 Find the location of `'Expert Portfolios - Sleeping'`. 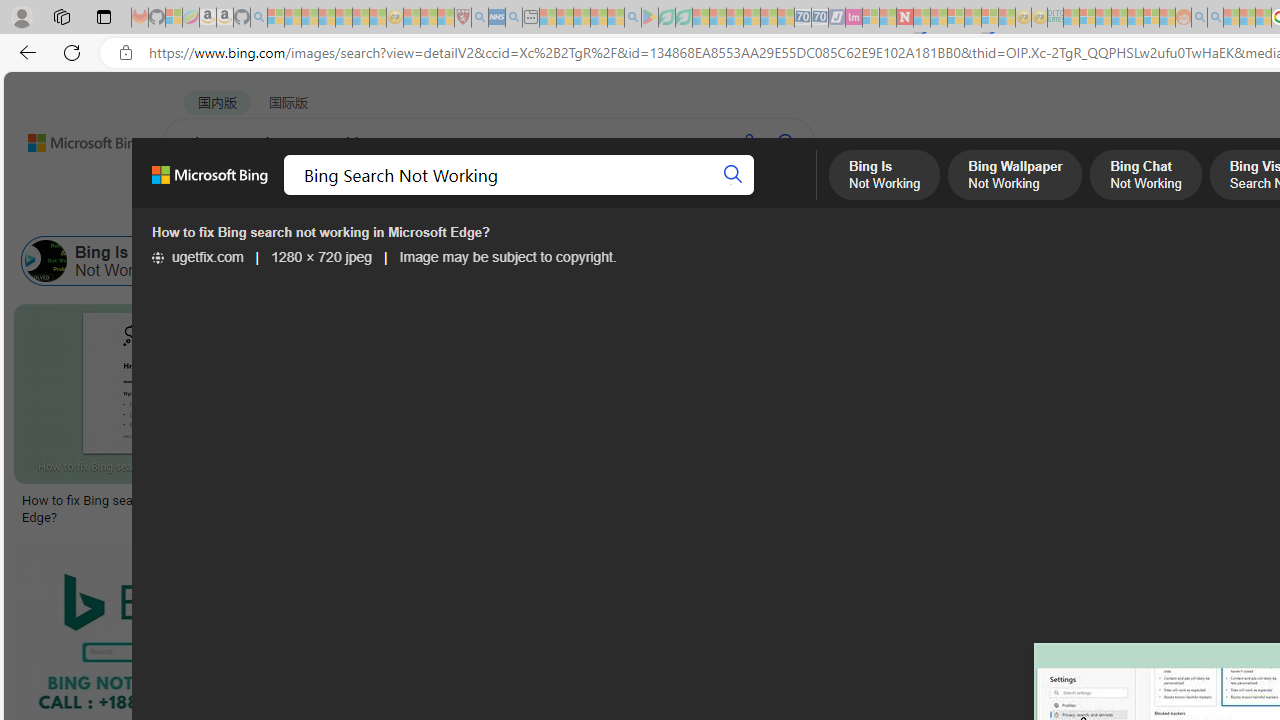

'Expert Portfolios - Sleeping' is located at coordinates (1120, 17).